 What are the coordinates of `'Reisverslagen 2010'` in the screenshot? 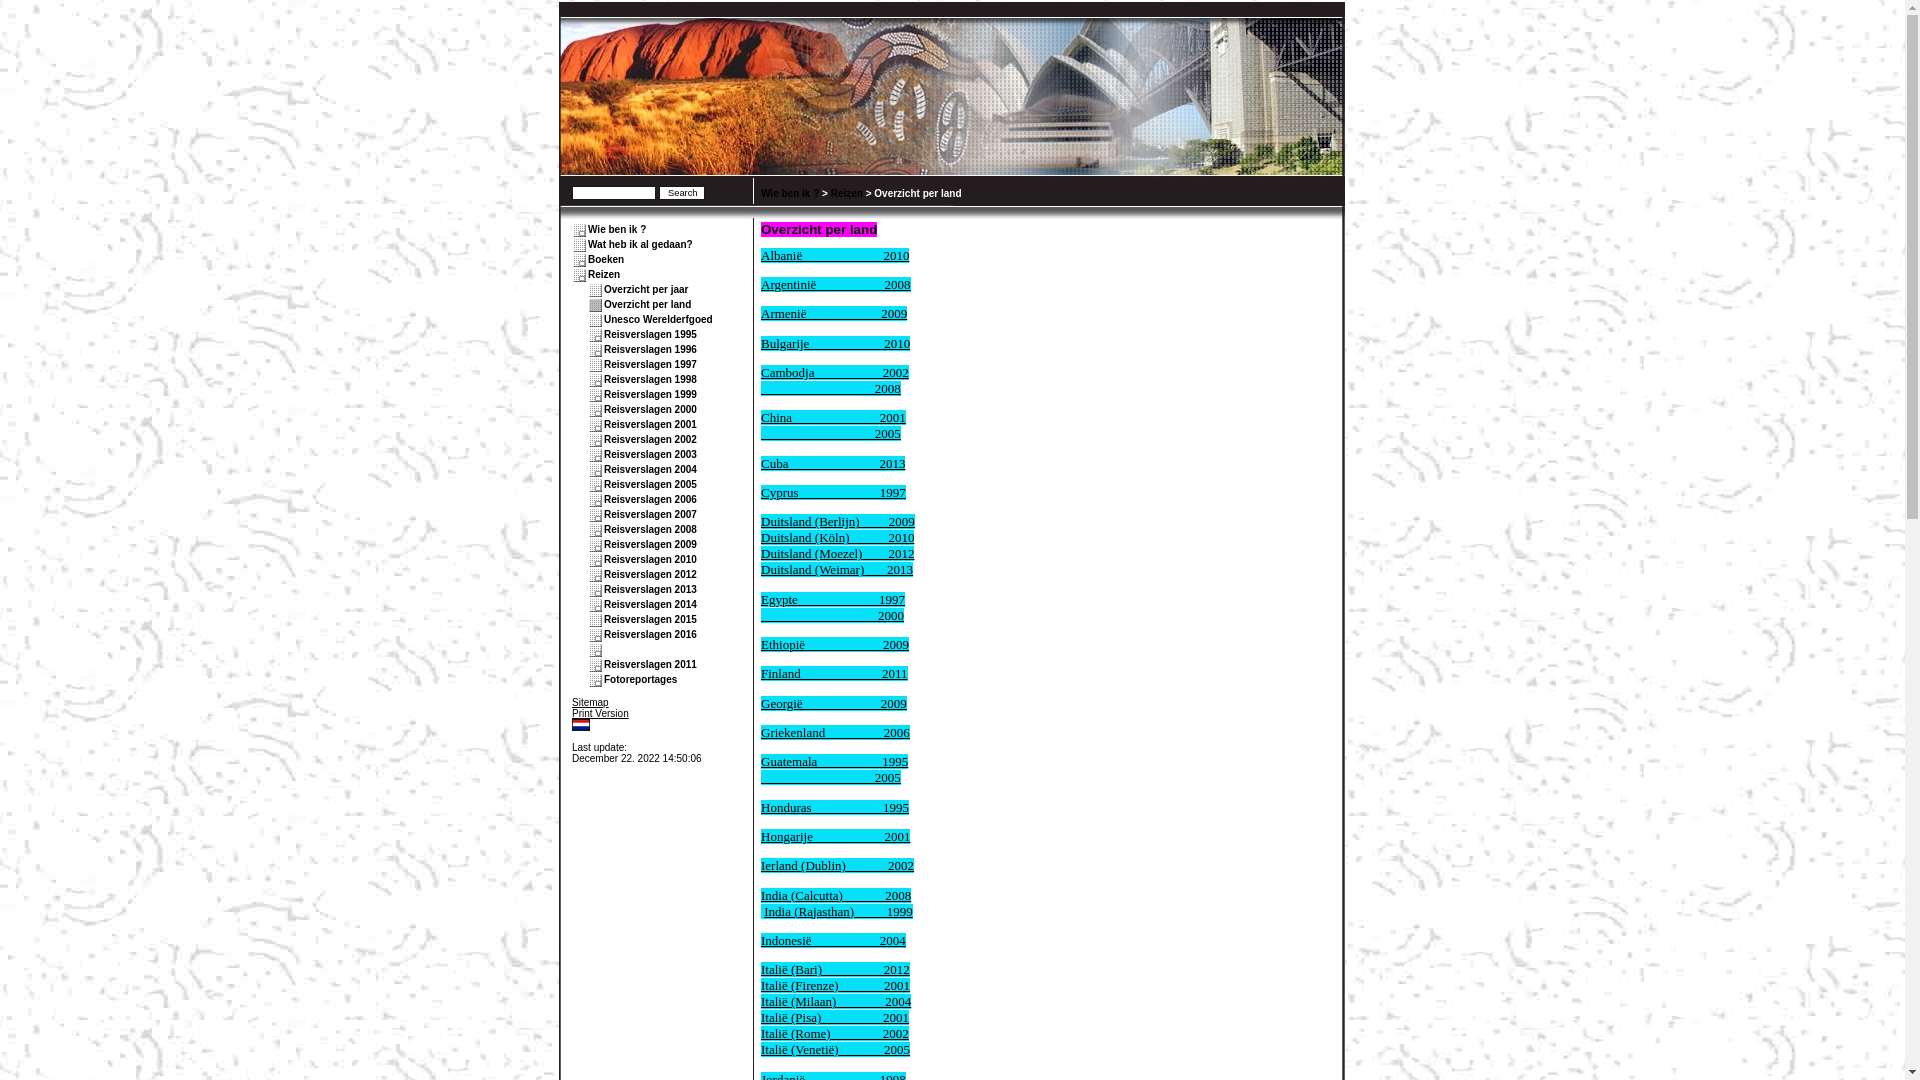 It's located at (650, 559).